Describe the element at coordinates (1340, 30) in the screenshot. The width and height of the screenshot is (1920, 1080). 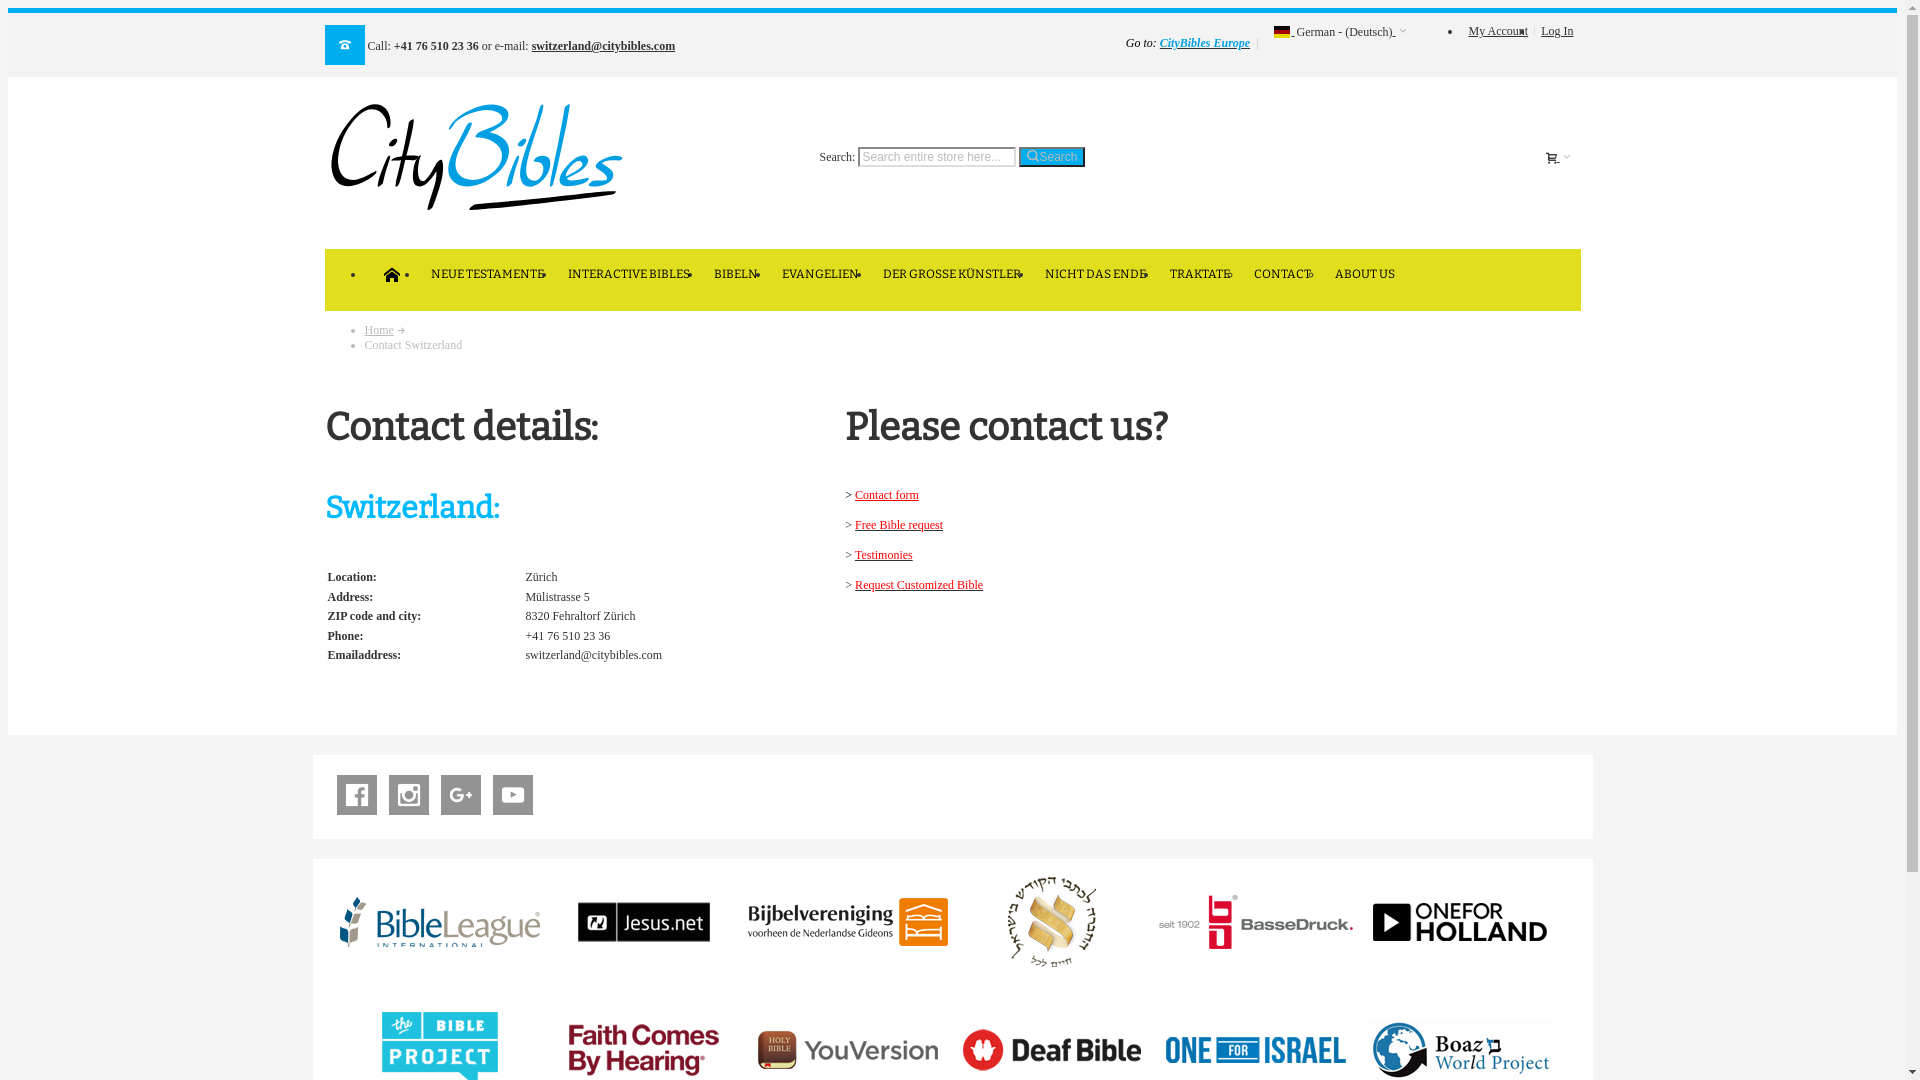
I see `'  German - (Deutsch)'` at that location.